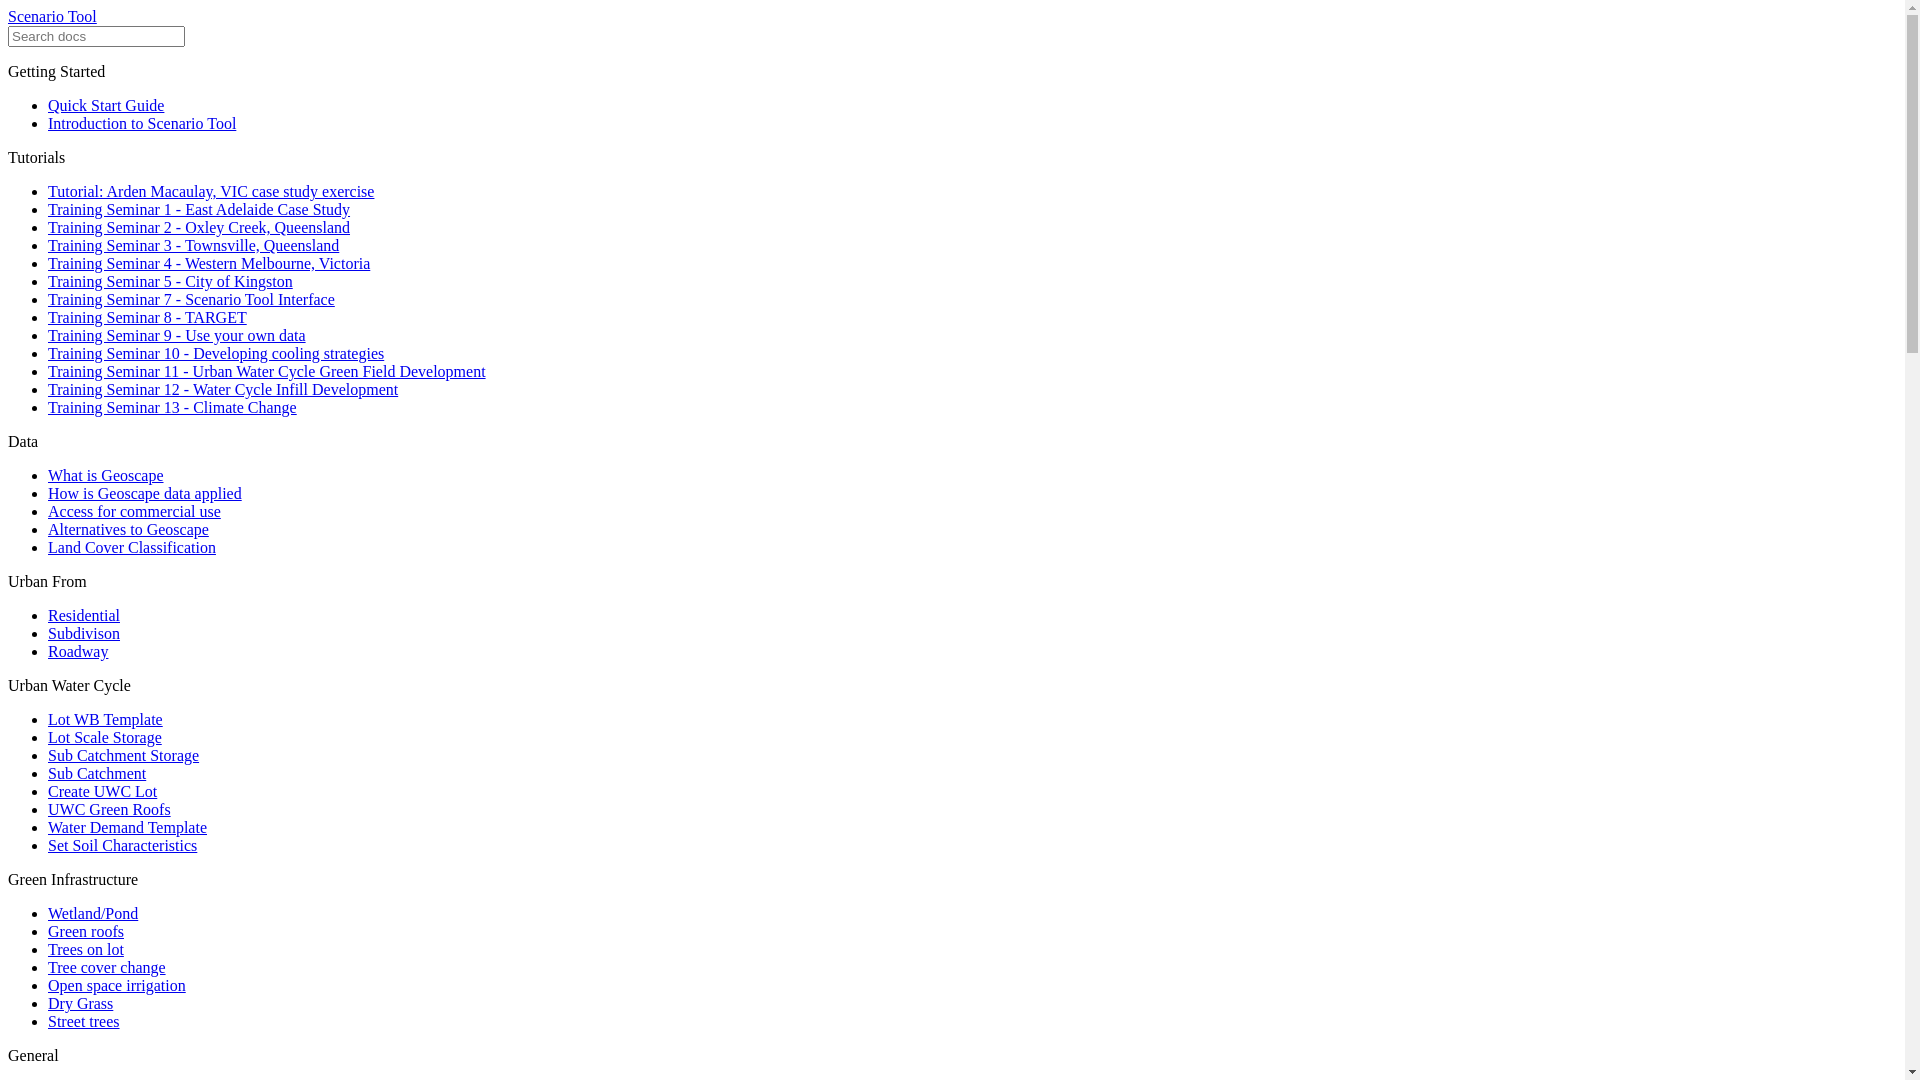  I want to click on 'Lot Scale Storage', so click(104, 737).